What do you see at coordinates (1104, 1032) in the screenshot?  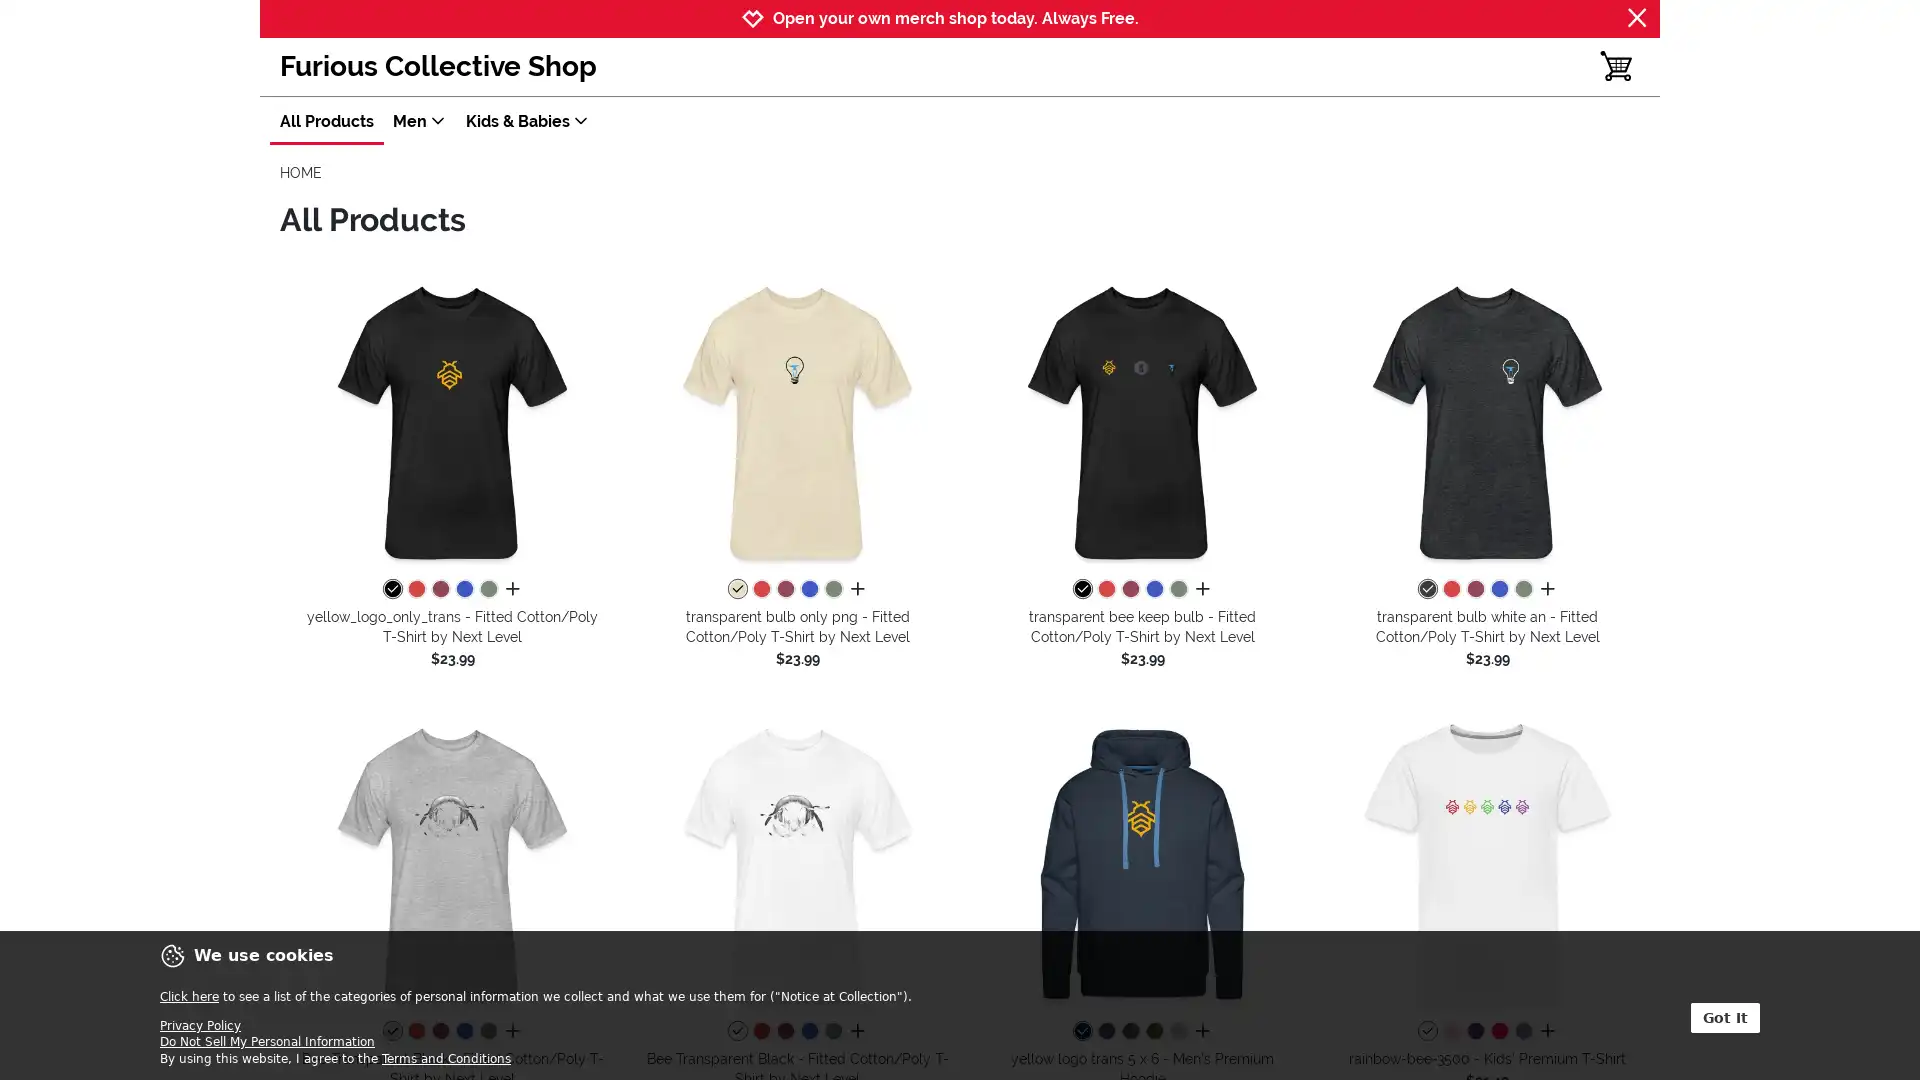 I see `heather denim` at bounding box center [1104, 1032].